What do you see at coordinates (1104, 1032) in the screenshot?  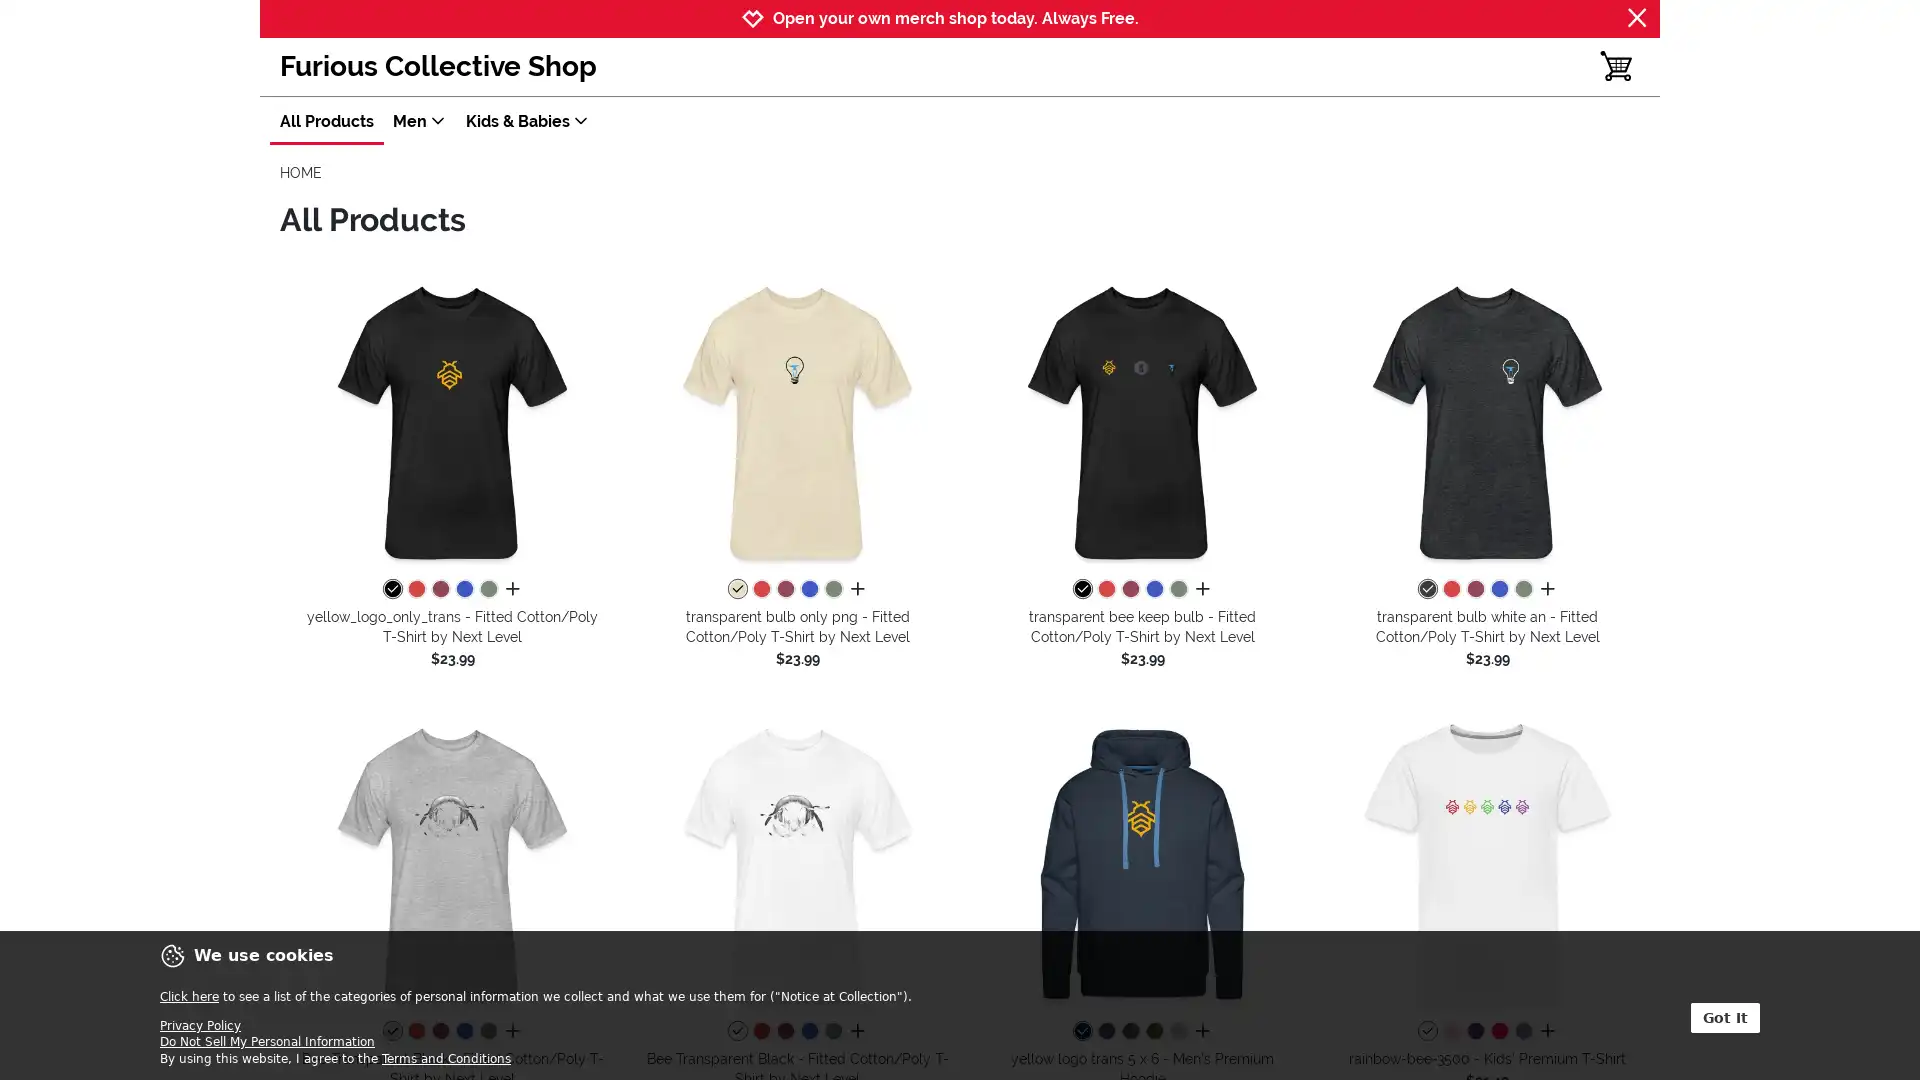 I see `heather denim` at bounding box center [1104, 1032].